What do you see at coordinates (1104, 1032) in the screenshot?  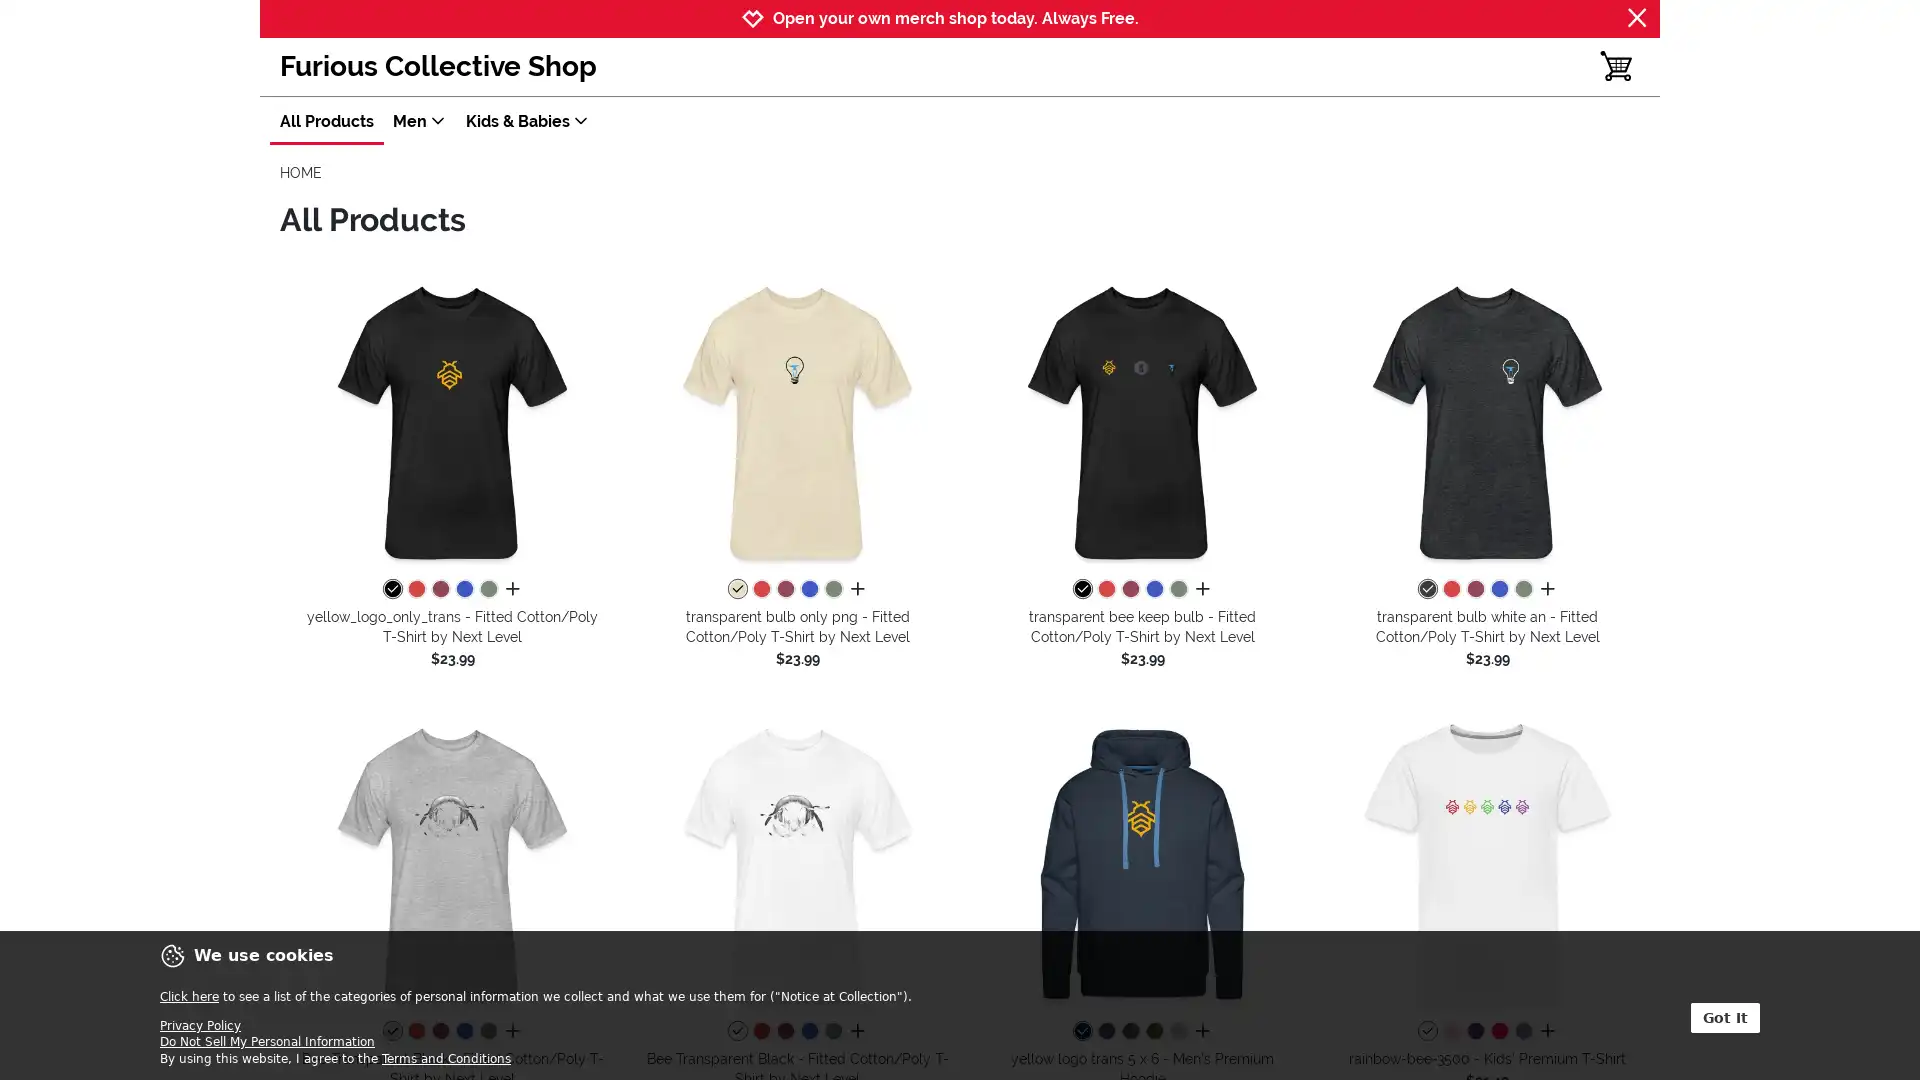 I see `heather denim` at bounding box center [1104, 1032].